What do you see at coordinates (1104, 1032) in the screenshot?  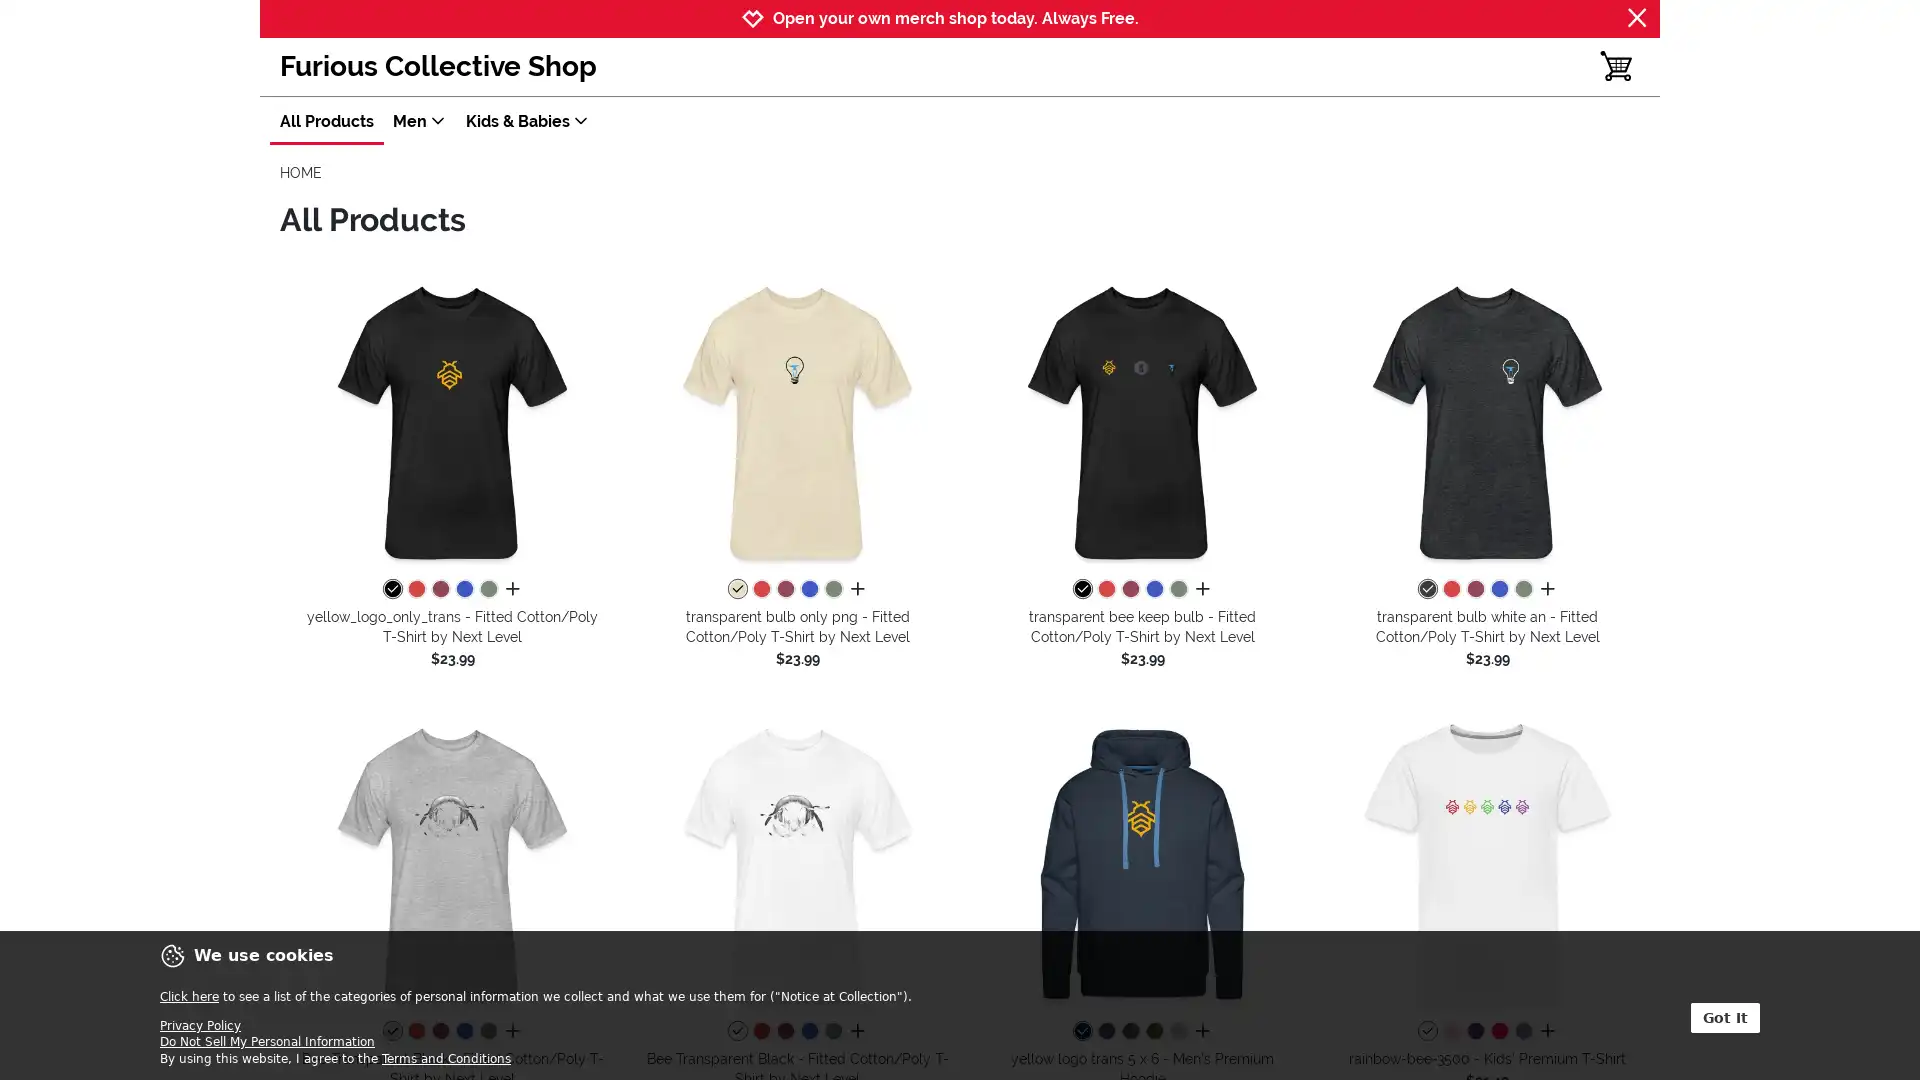 I see `heather denim` at bounding box center [1104, 1032].